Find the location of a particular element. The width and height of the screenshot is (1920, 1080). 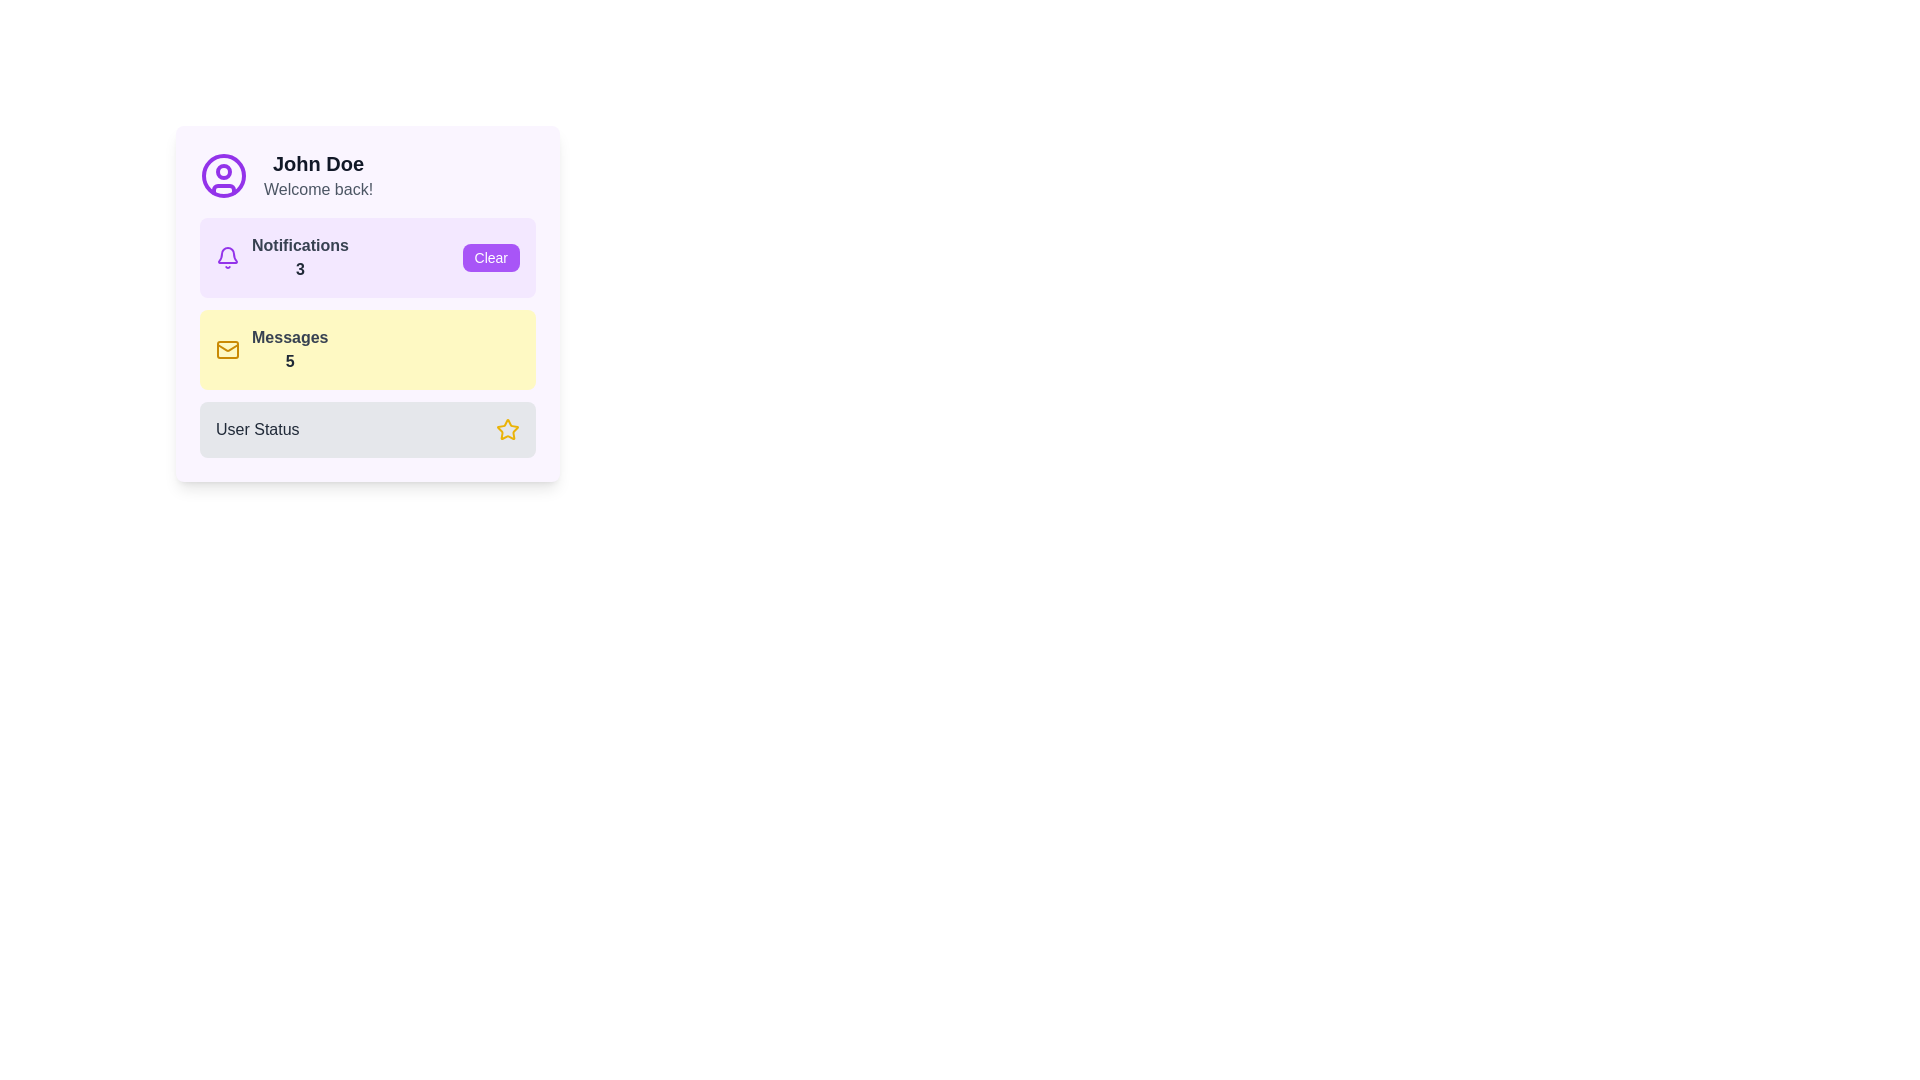

the user header text located at the top left section of the panel interface, above the text 'Welcome back!' is located at coordinates (317, 163).